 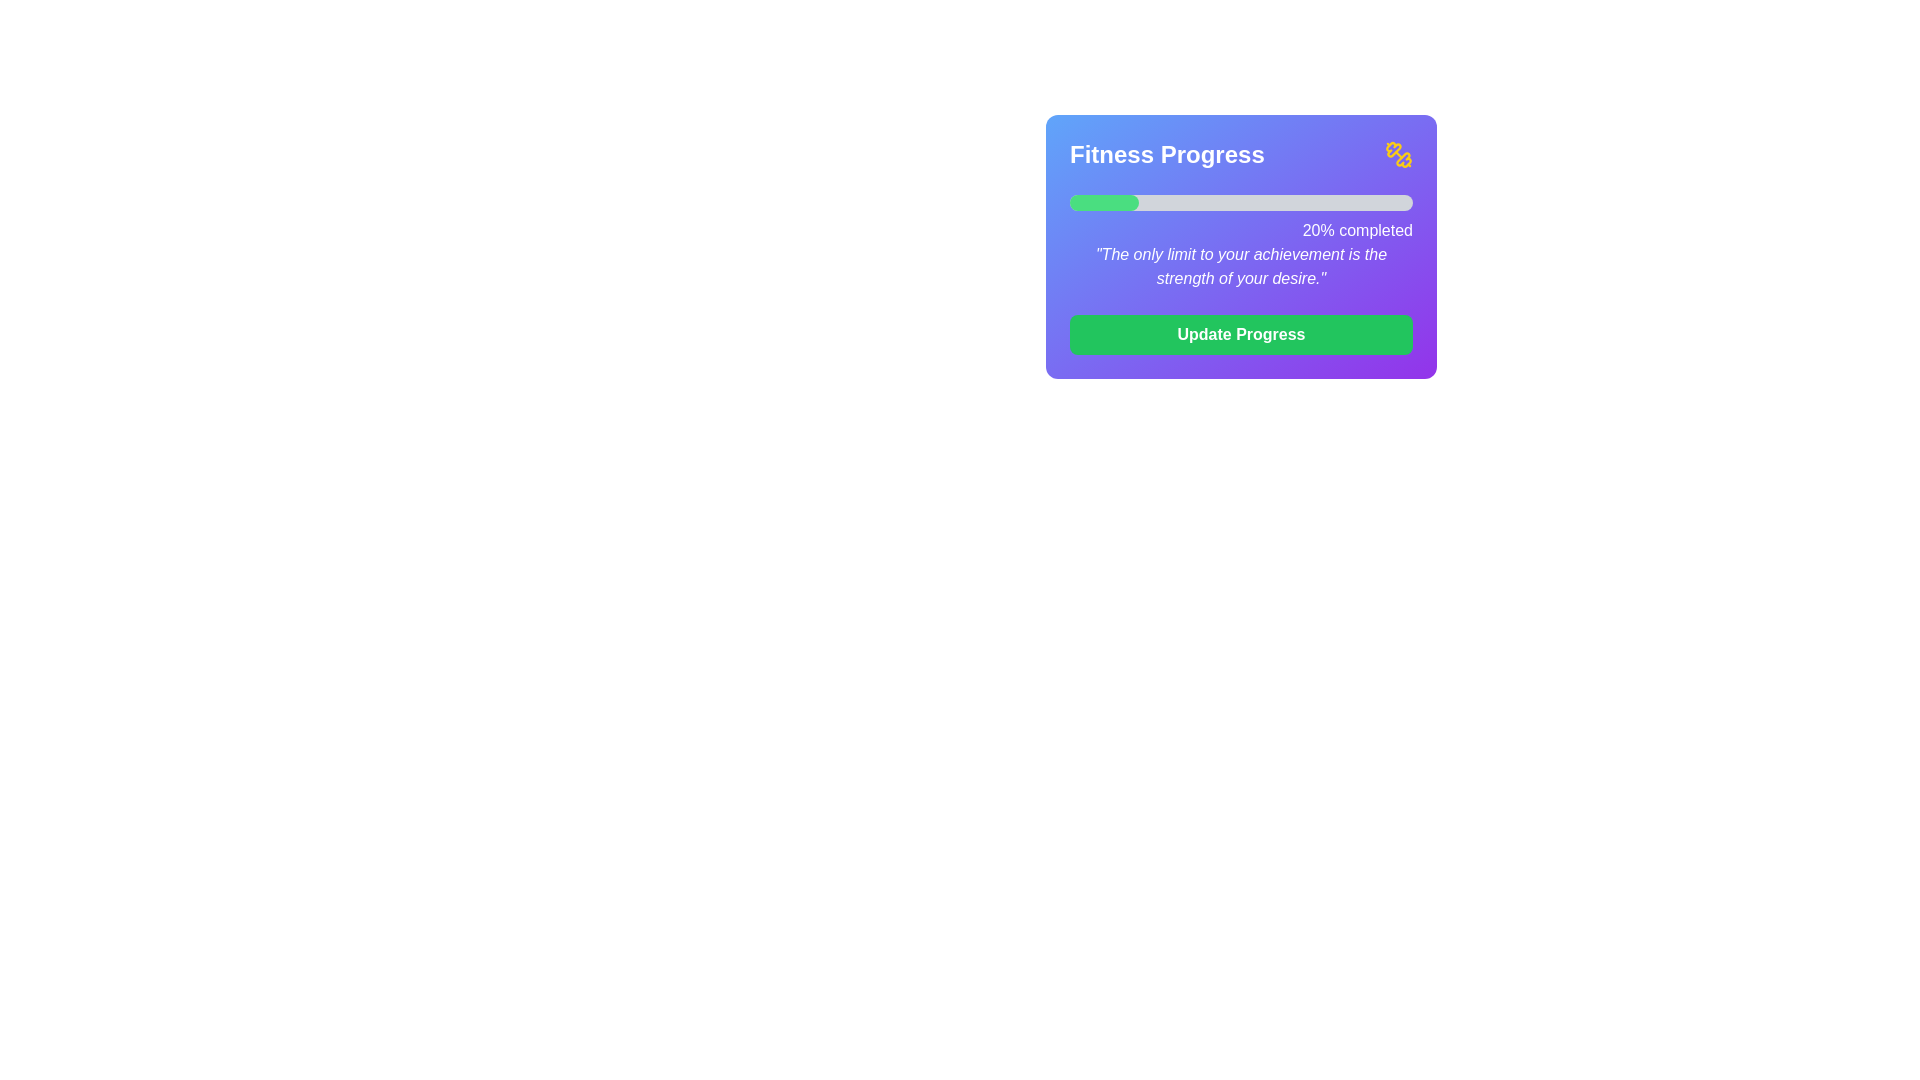 What do you see at coordinates (1167, 153) in the screenshot?
I see `the text label that serves as the heading or title for the section, positioned to the left of a dumbbell icon at the top of the card component` at bounding box center [1167, 153].